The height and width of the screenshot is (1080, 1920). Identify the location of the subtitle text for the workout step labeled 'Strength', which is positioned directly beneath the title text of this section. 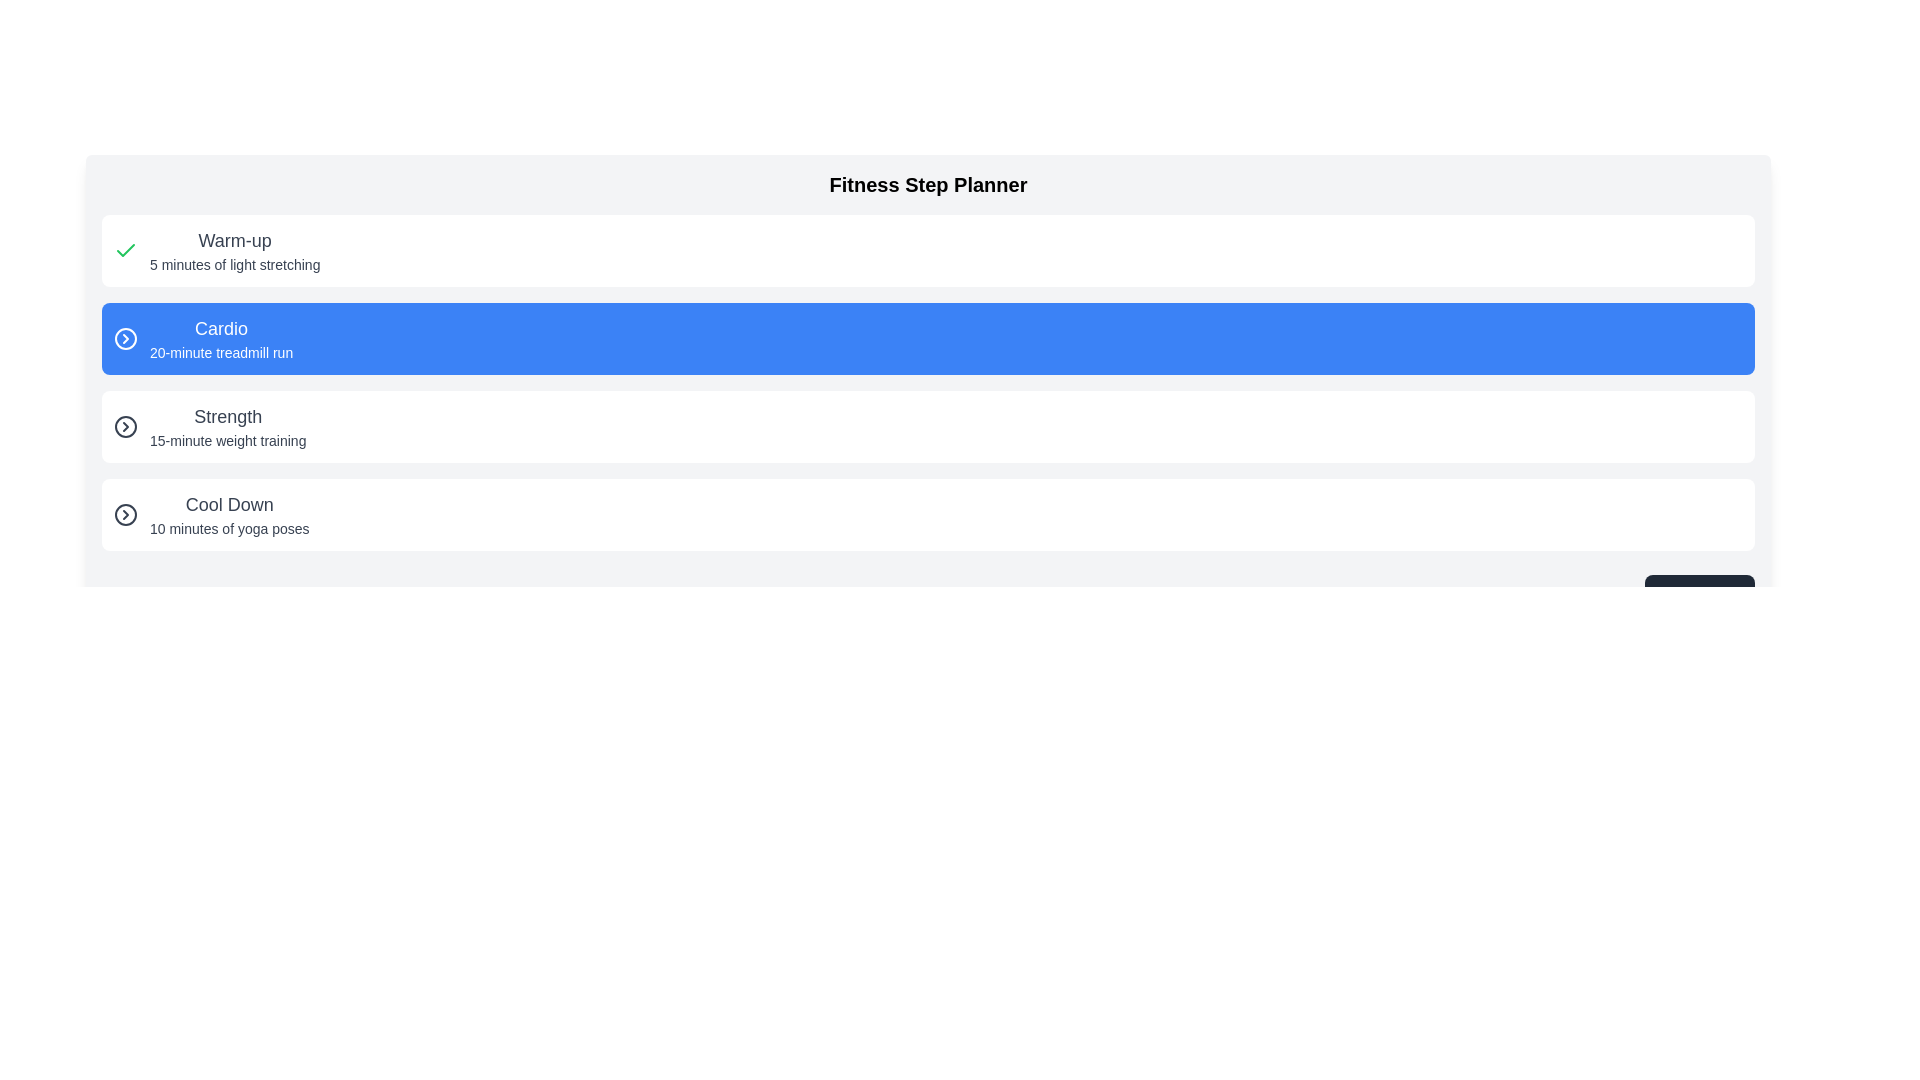
(228, 439).